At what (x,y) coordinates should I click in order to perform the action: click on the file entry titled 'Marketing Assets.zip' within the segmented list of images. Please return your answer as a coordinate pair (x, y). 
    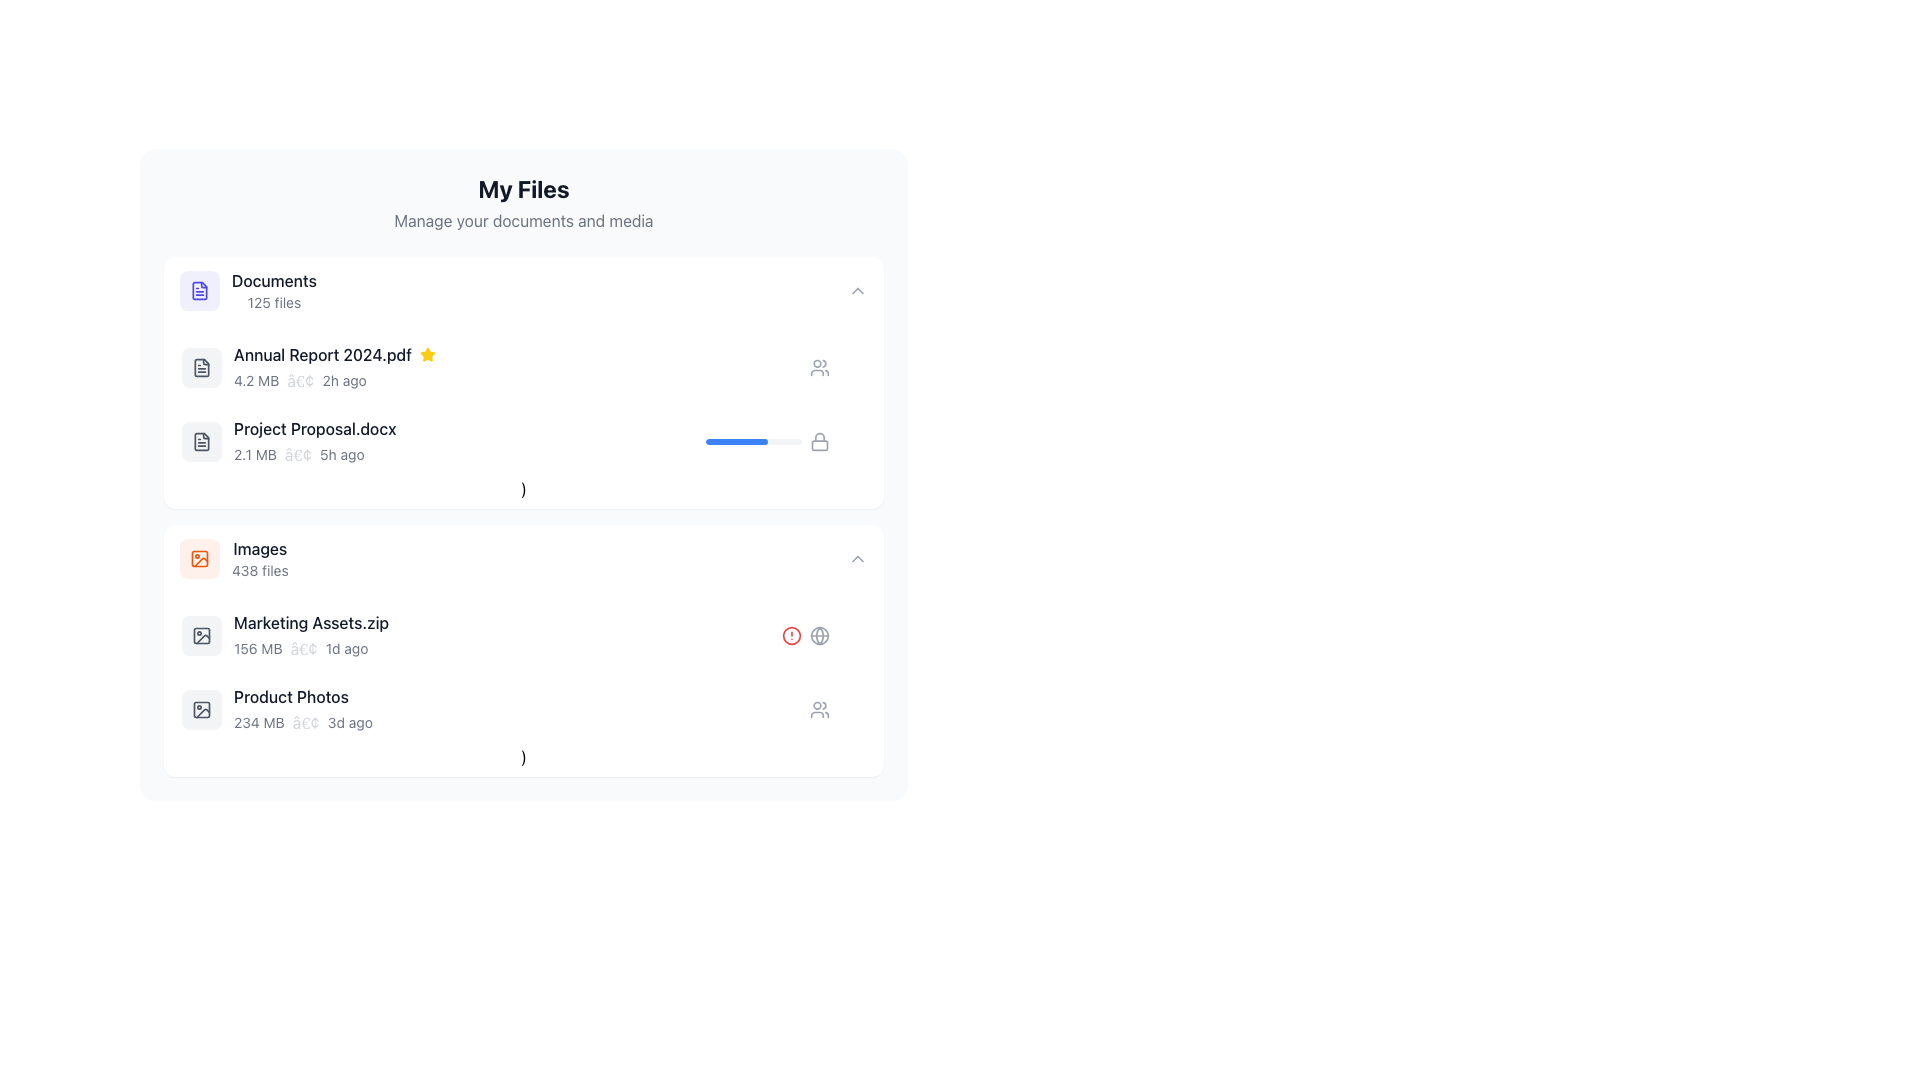
    Looking at the image, I should click on (523, 651).